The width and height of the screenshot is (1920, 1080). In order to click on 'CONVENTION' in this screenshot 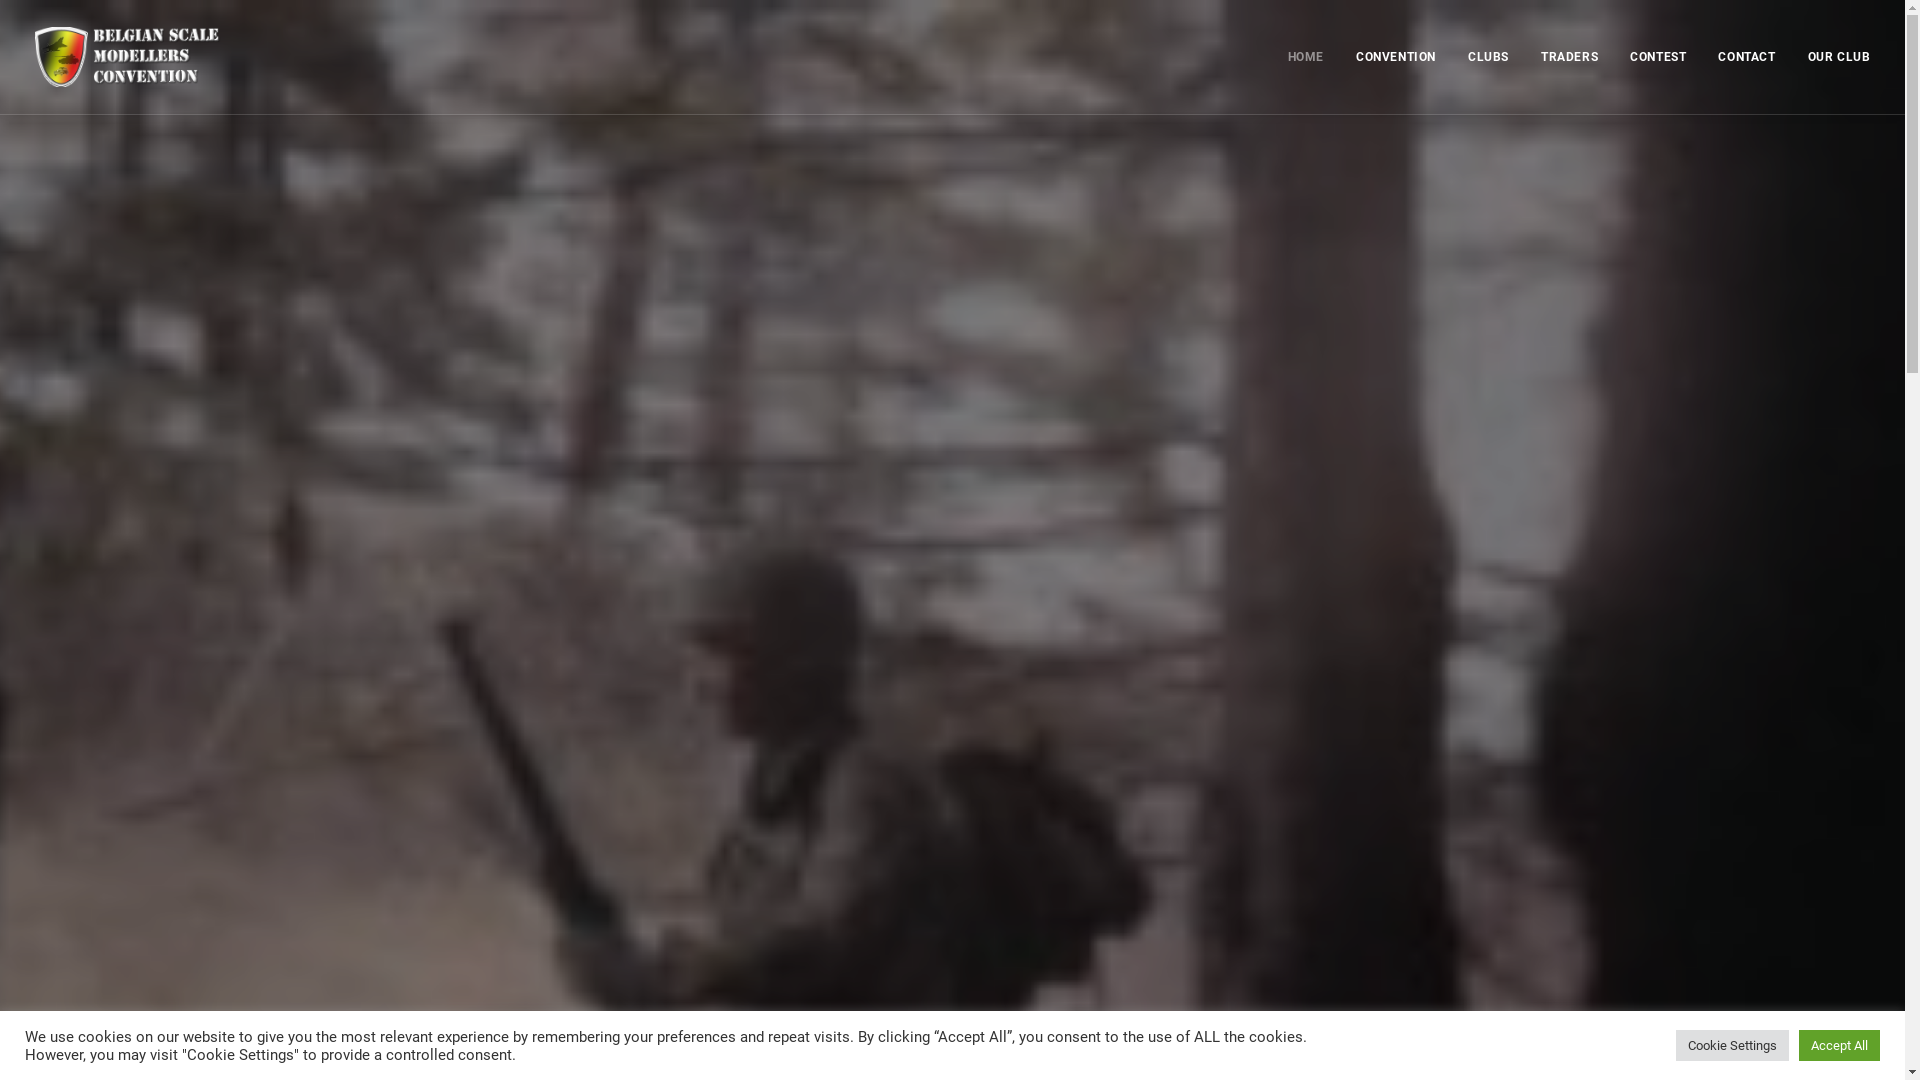, I will do `click(1395, 56)`.